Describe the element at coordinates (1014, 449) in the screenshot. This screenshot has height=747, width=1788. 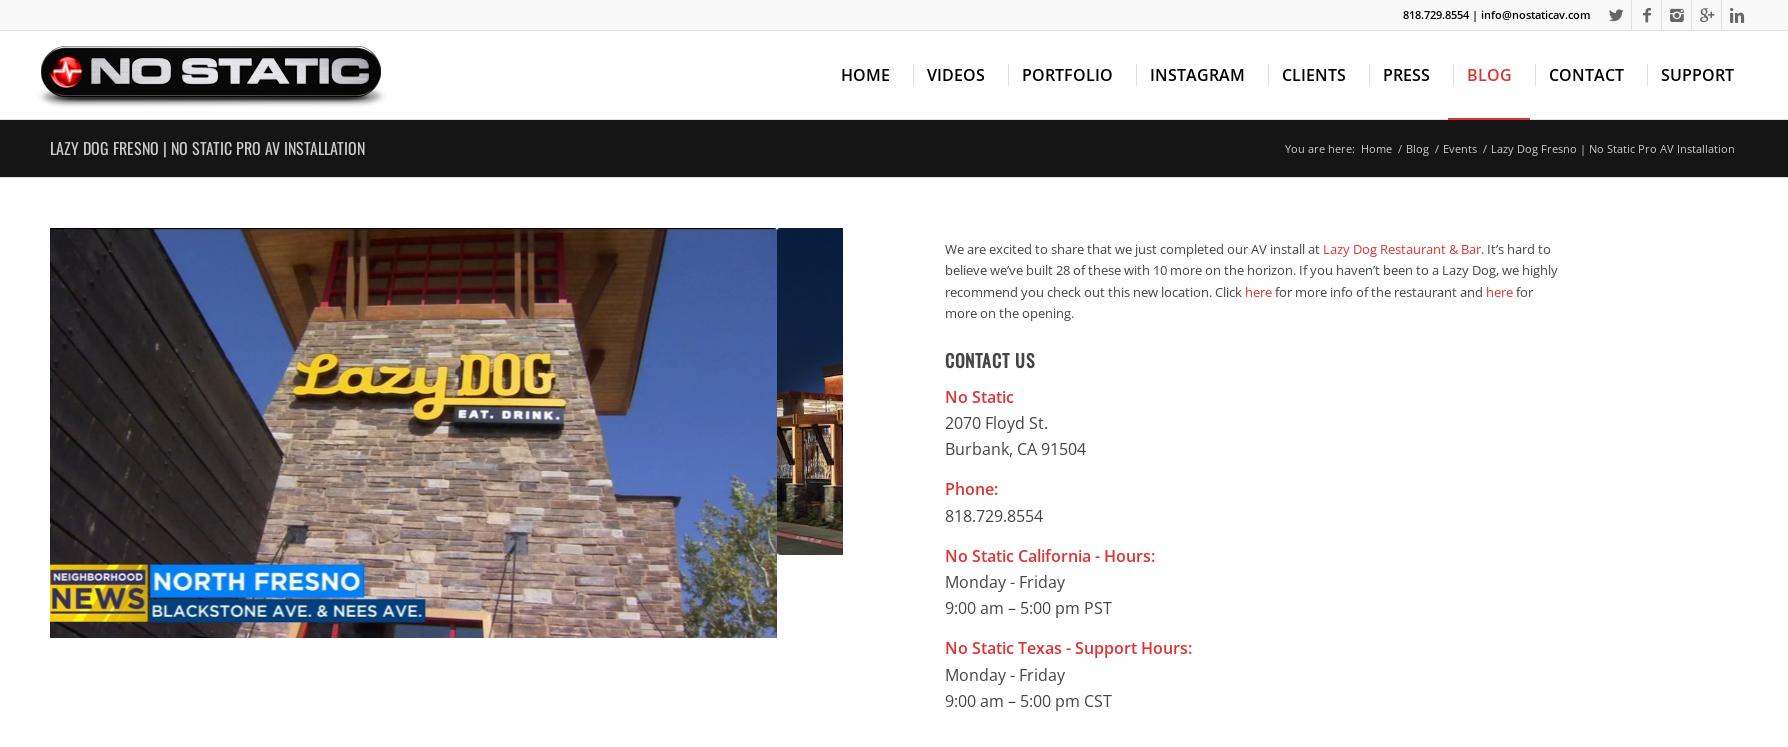
I see `'Burbank, CA 91504'` at that location.